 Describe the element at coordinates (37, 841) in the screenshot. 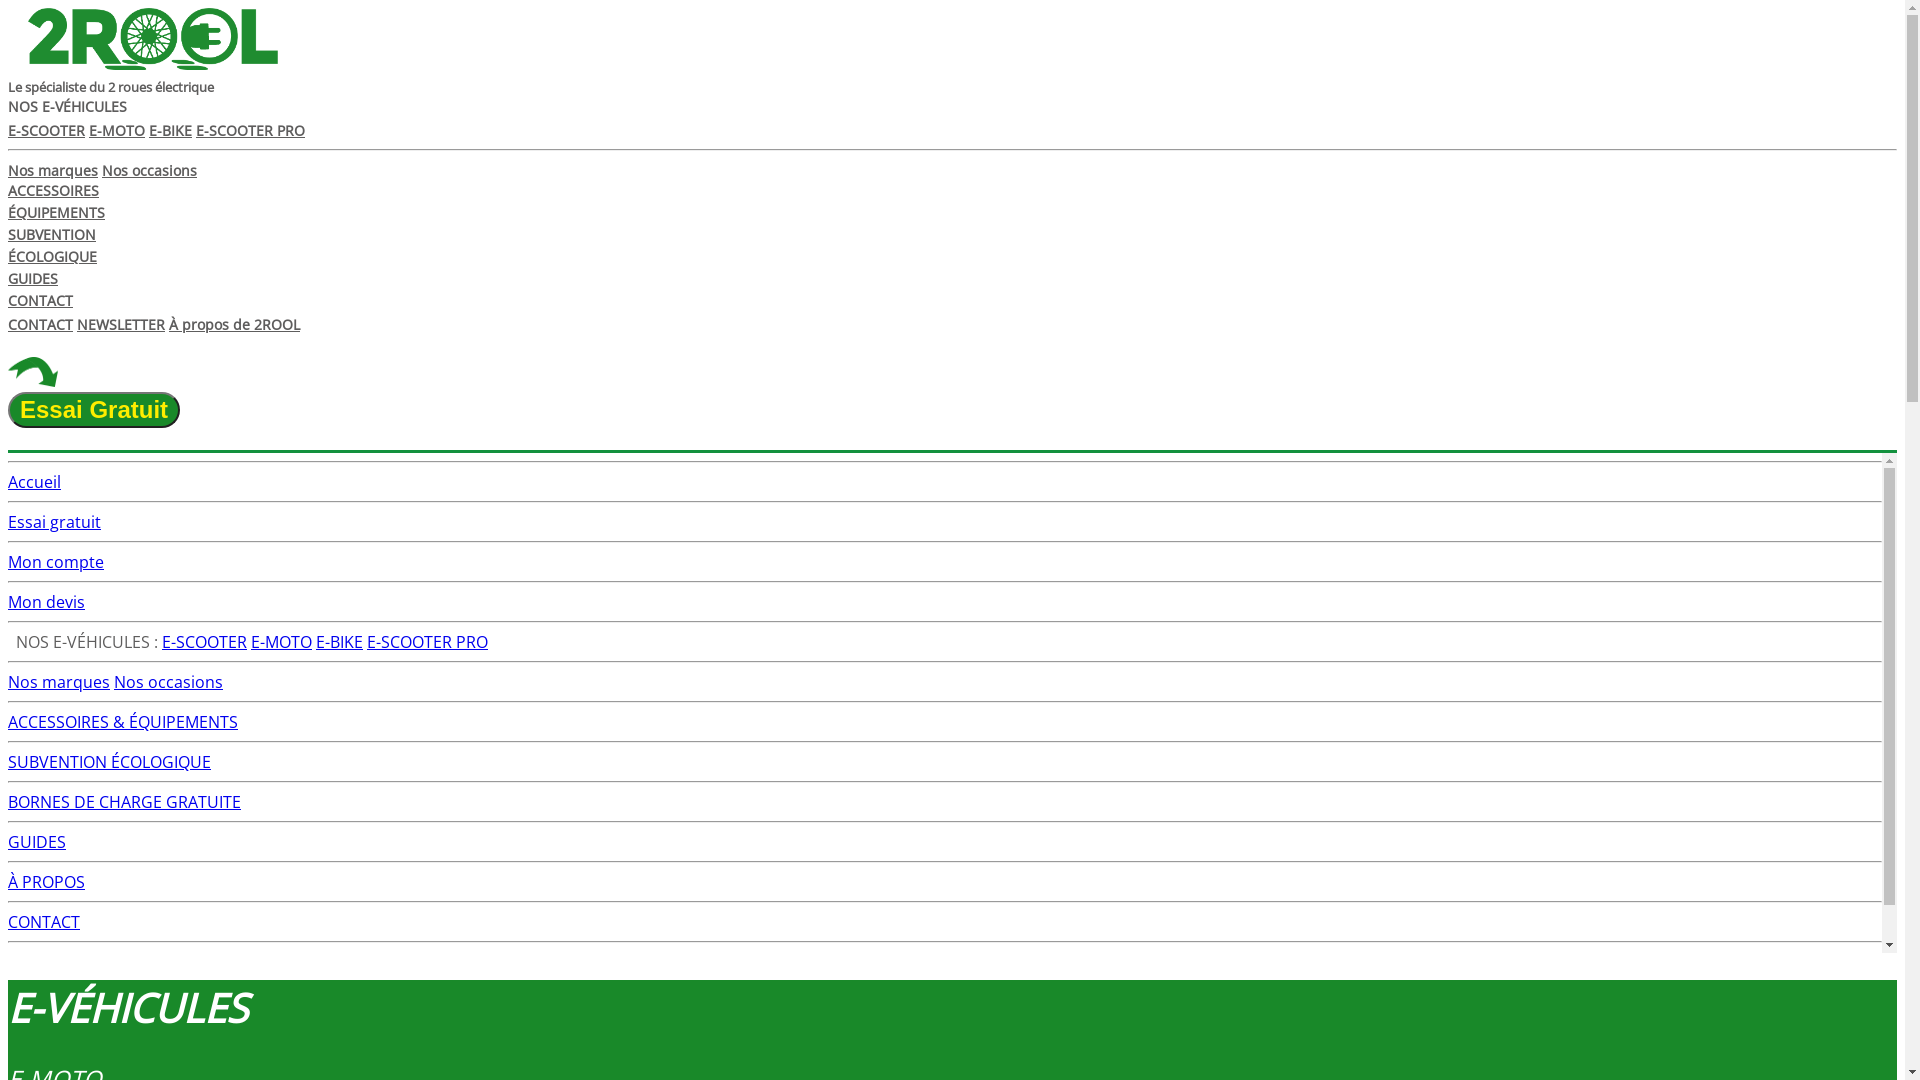

I see `'GUIDES'` at that location.